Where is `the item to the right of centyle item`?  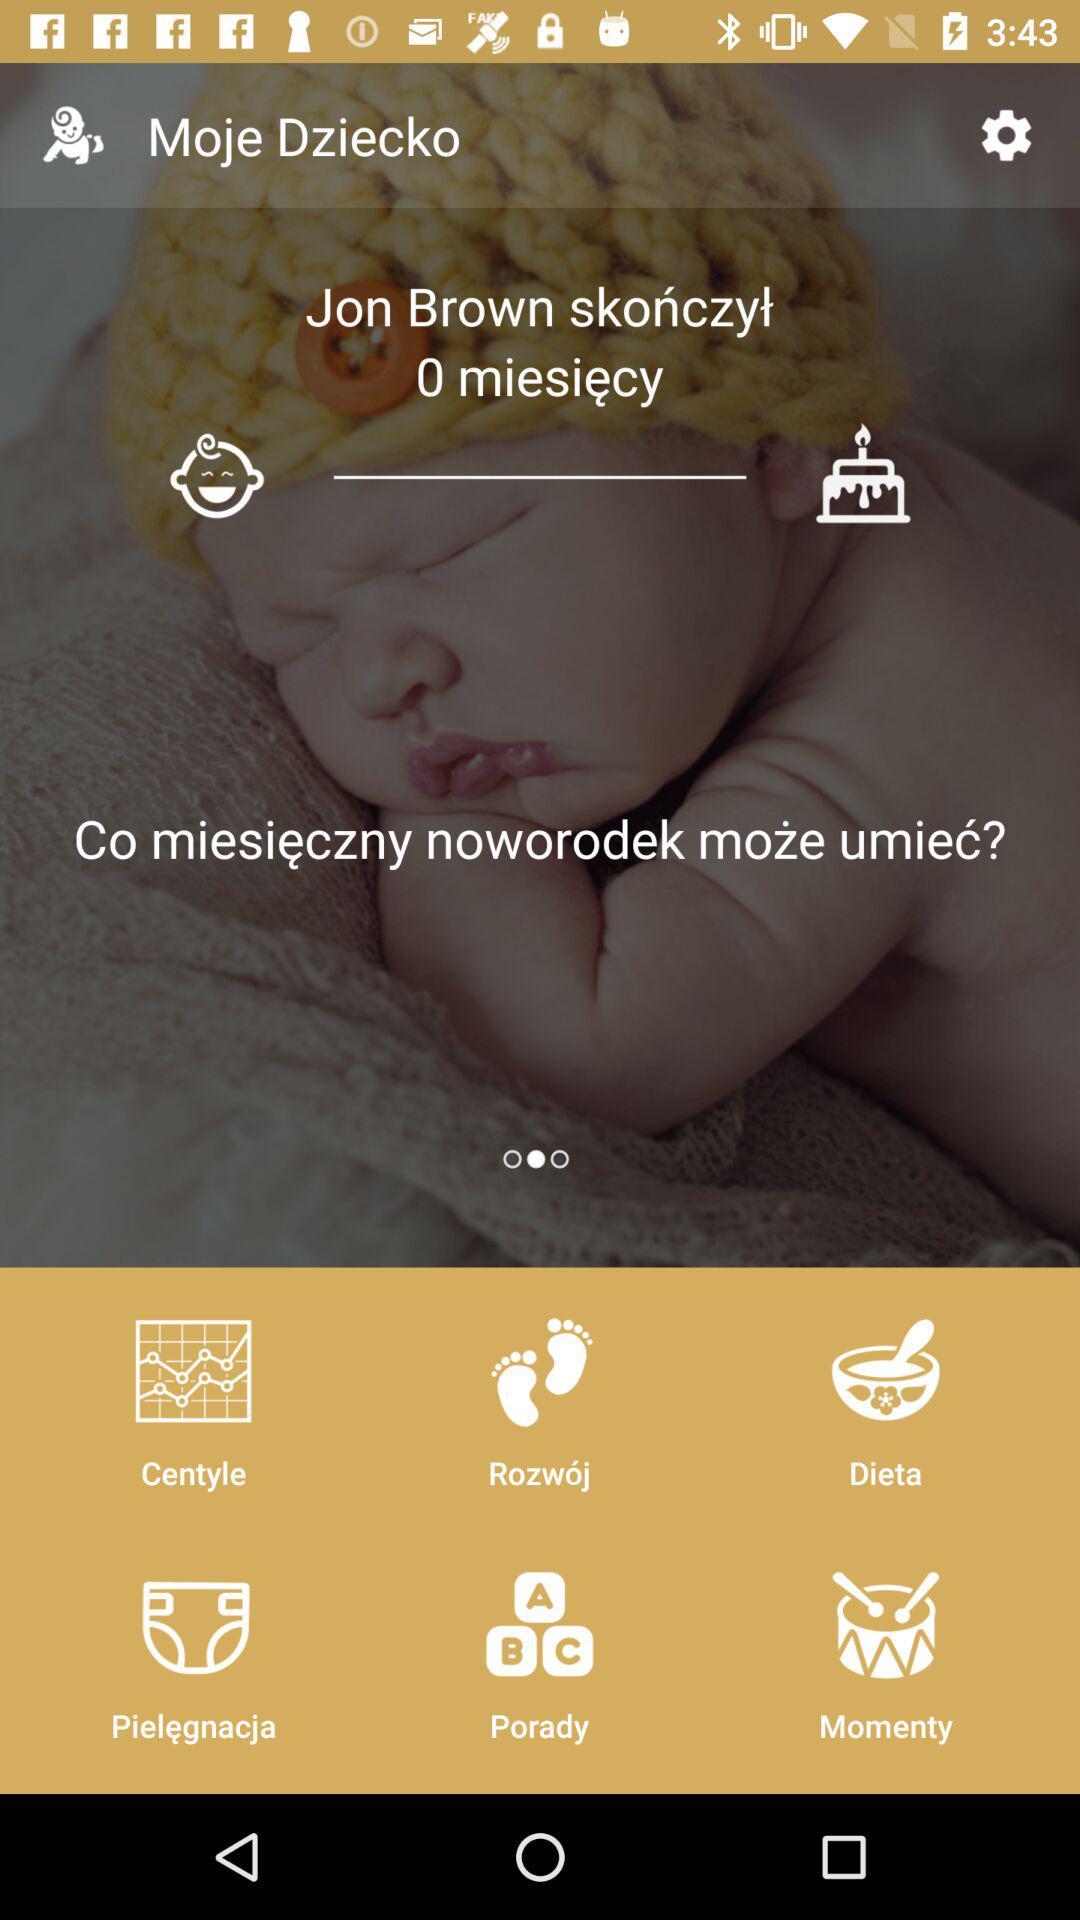 the item to the right of centyle item is located at coordinates (538, 1646).